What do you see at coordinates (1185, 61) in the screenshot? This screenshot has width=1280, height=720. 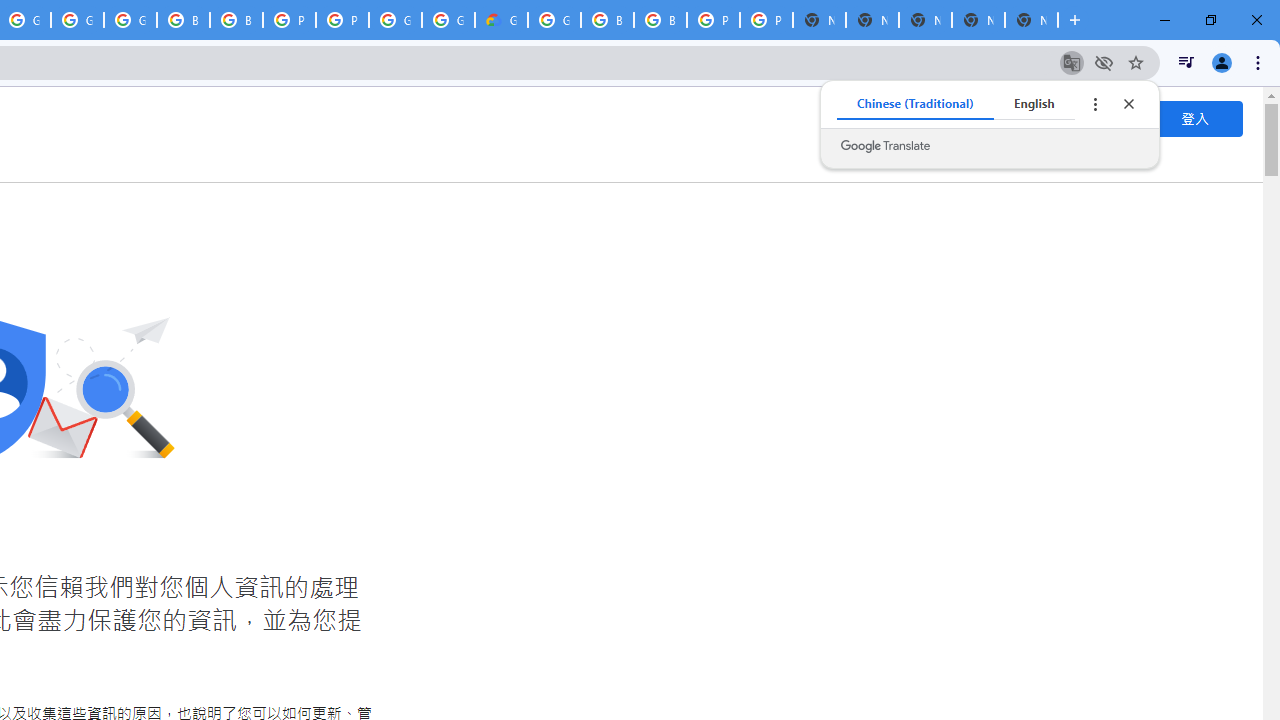 I see `'Control your music, videos, and more'` at bounding box center [1185, 61].